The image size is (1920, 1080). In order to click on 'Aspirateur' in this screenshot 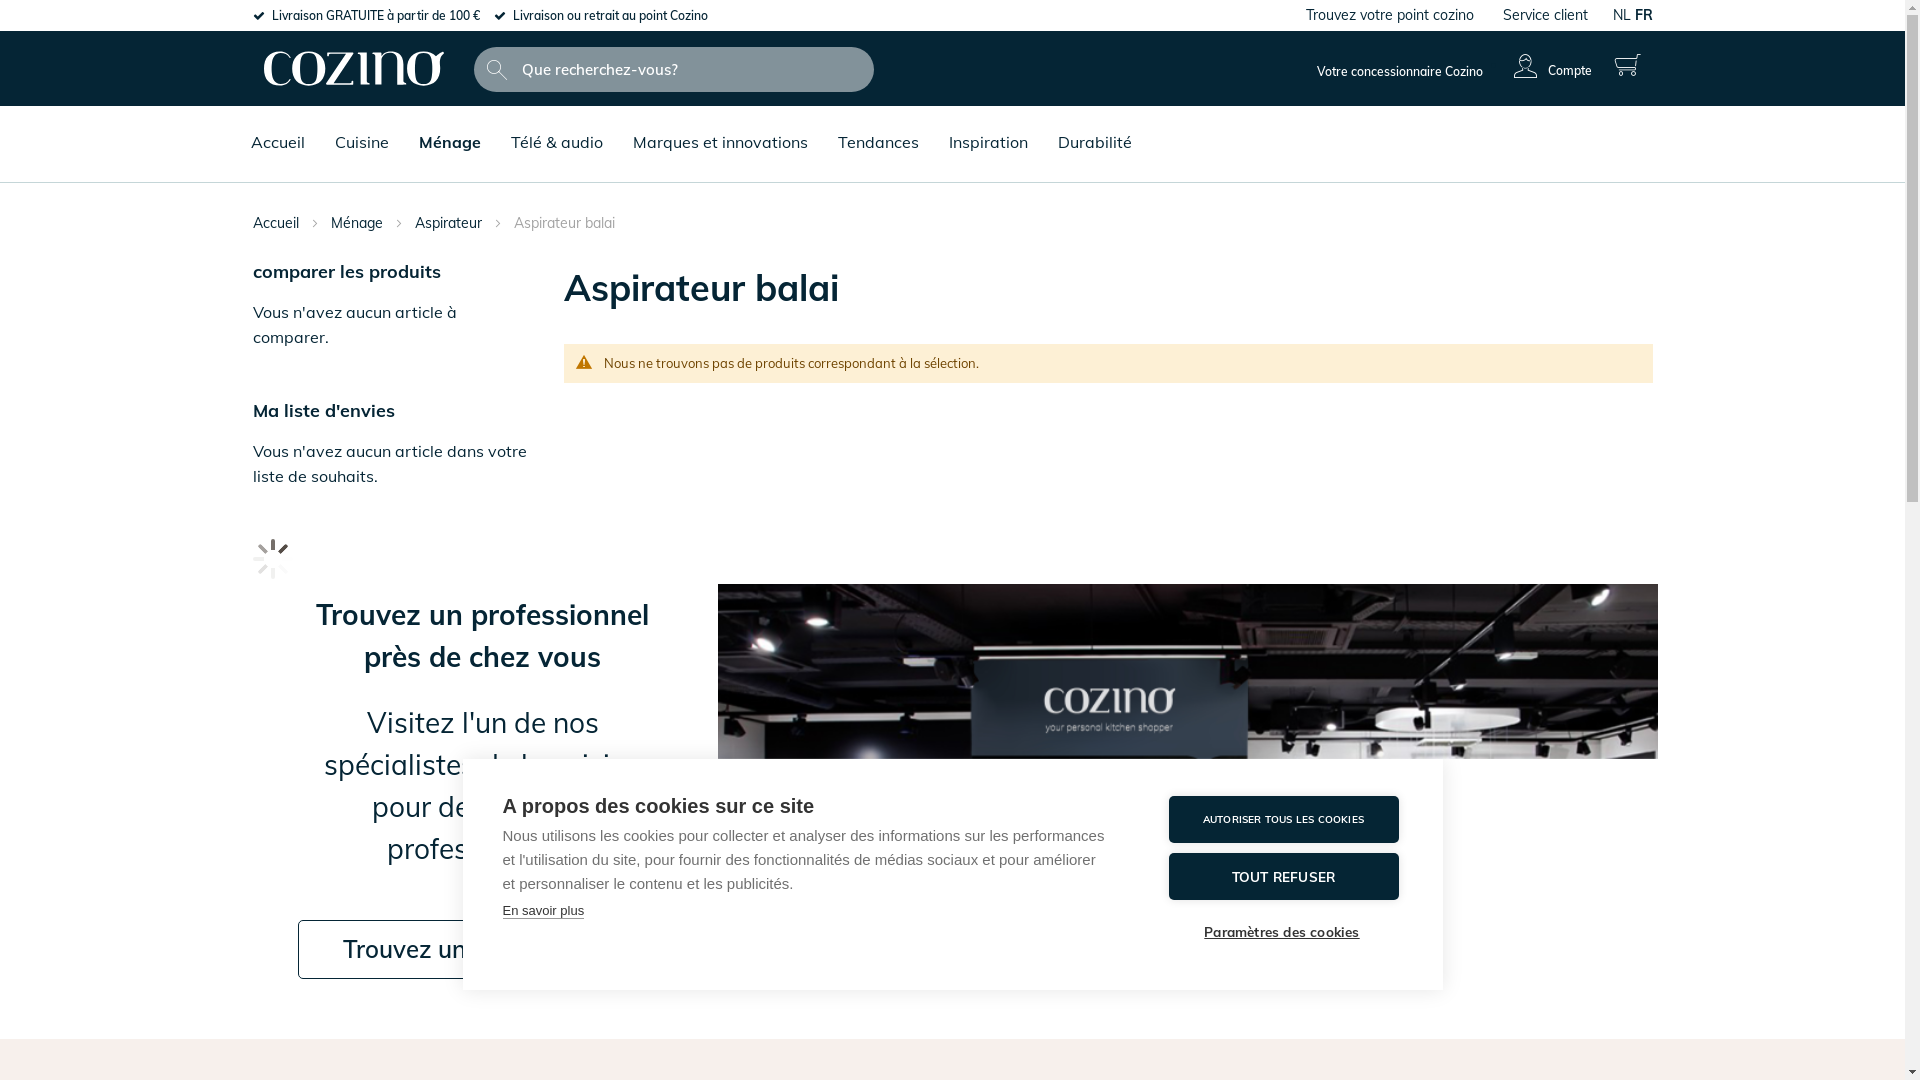, I will do `click(448, 223)`.